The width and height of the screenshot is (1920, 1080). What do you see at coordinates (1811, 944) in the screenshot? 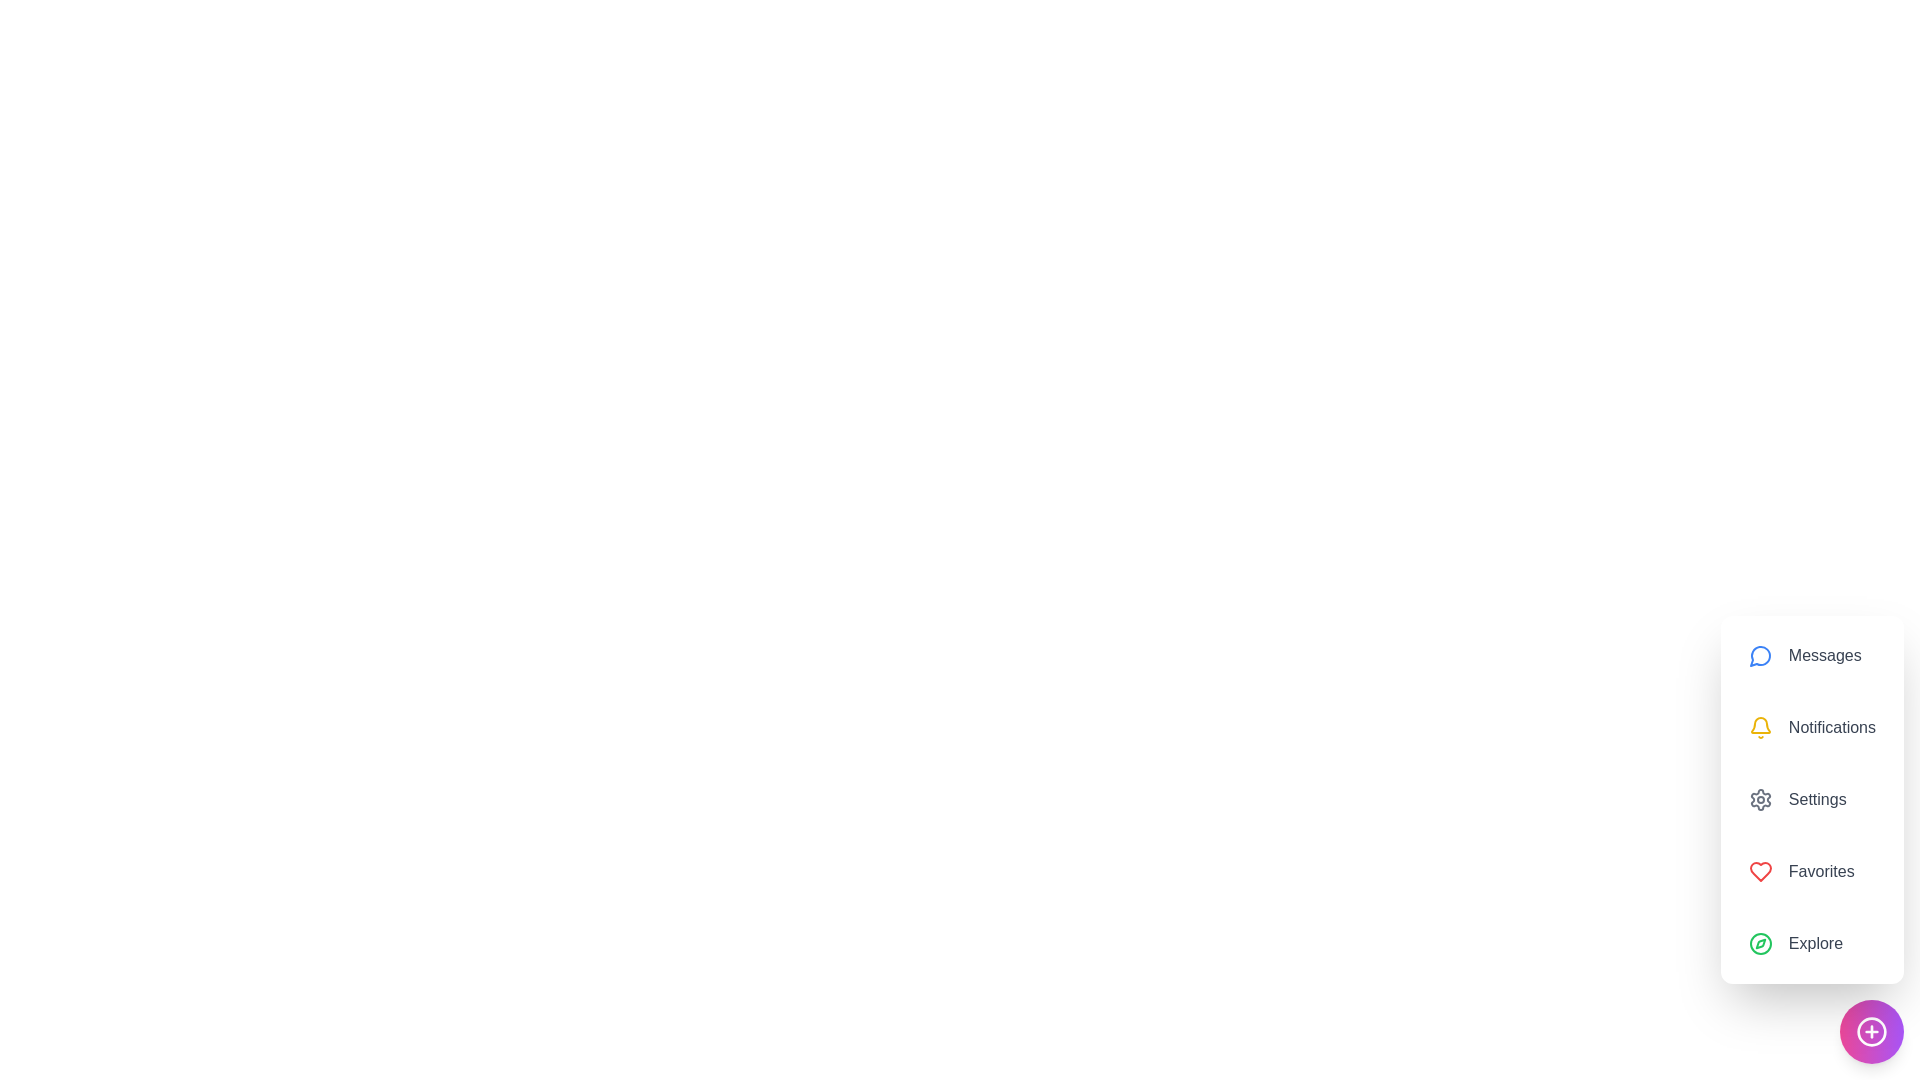
I see `the 'Explore' button to explore new content` at bounding box center [1811, 944].